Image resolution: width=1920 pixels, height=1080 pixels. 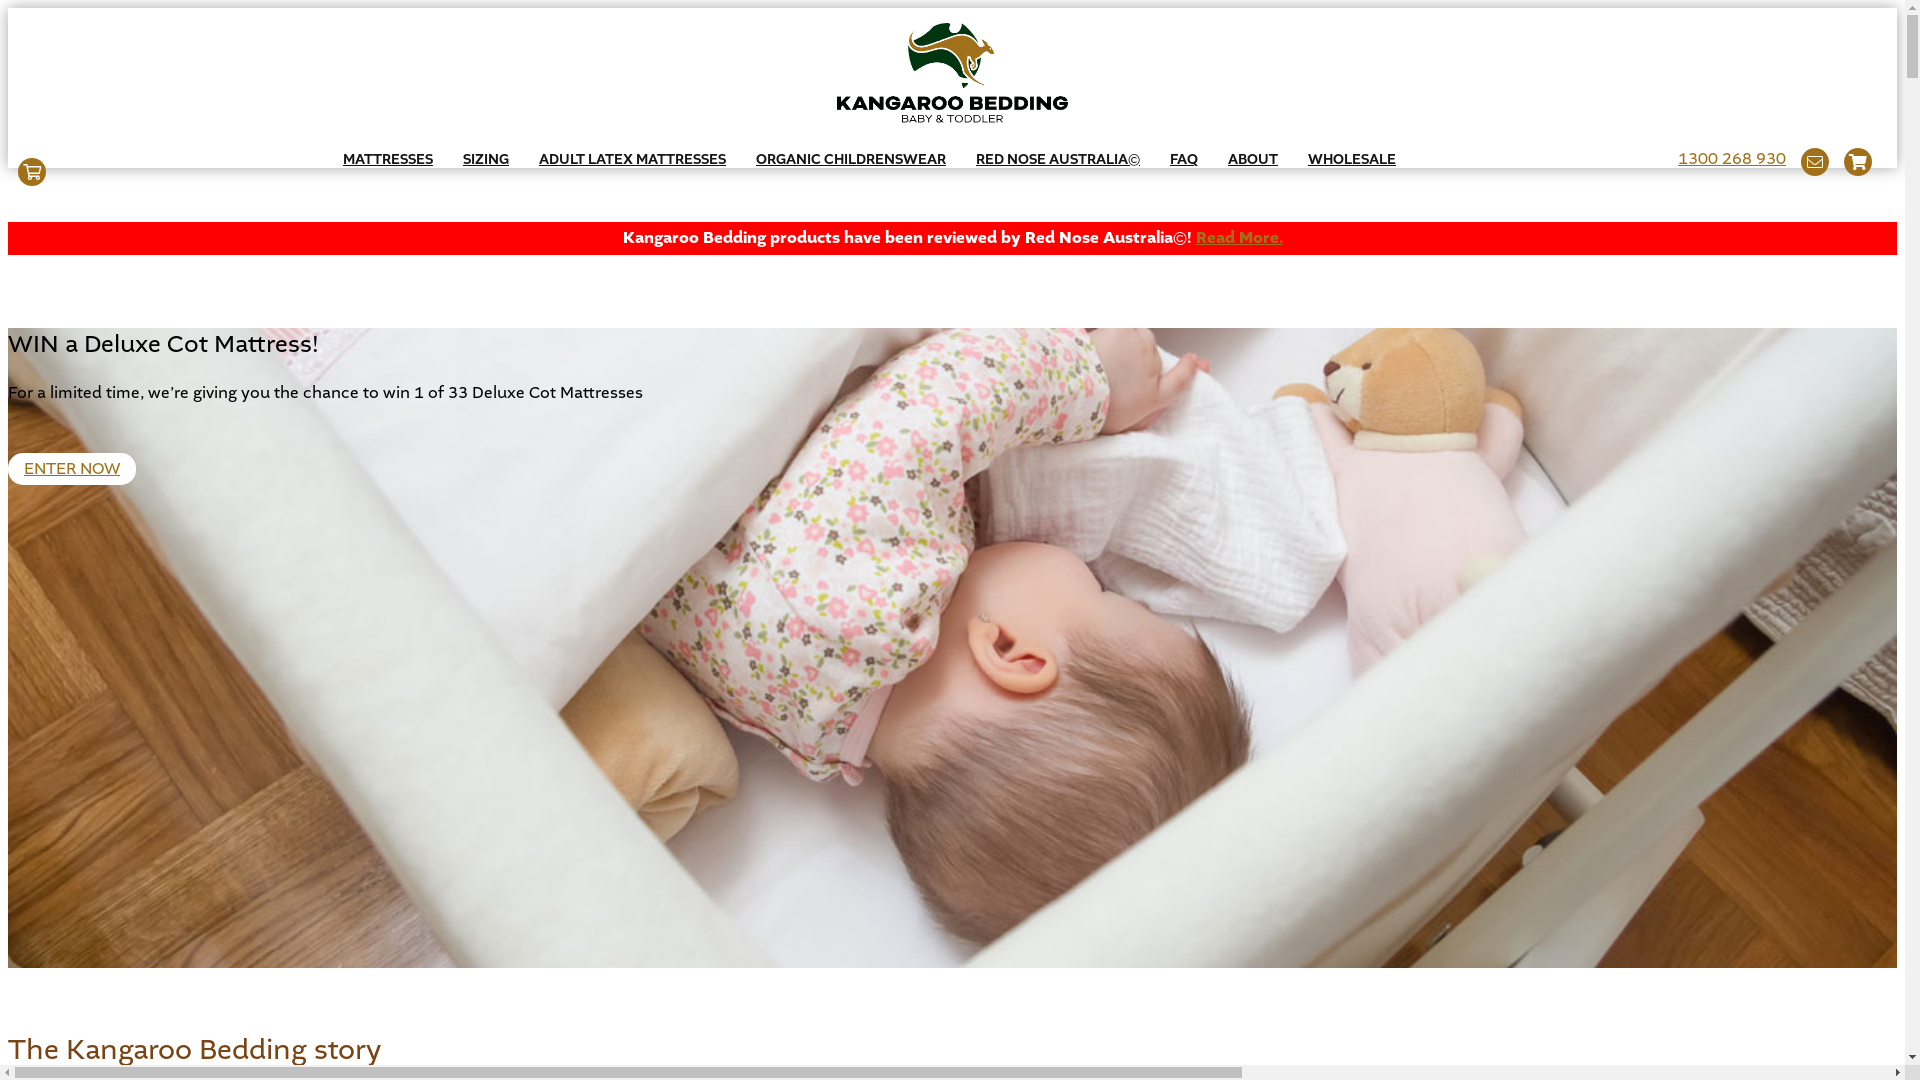 What do you see at coordinates (1251, 158) in the screenshot?
I see `'ABOUT'` at bounding box center [1251, 158].